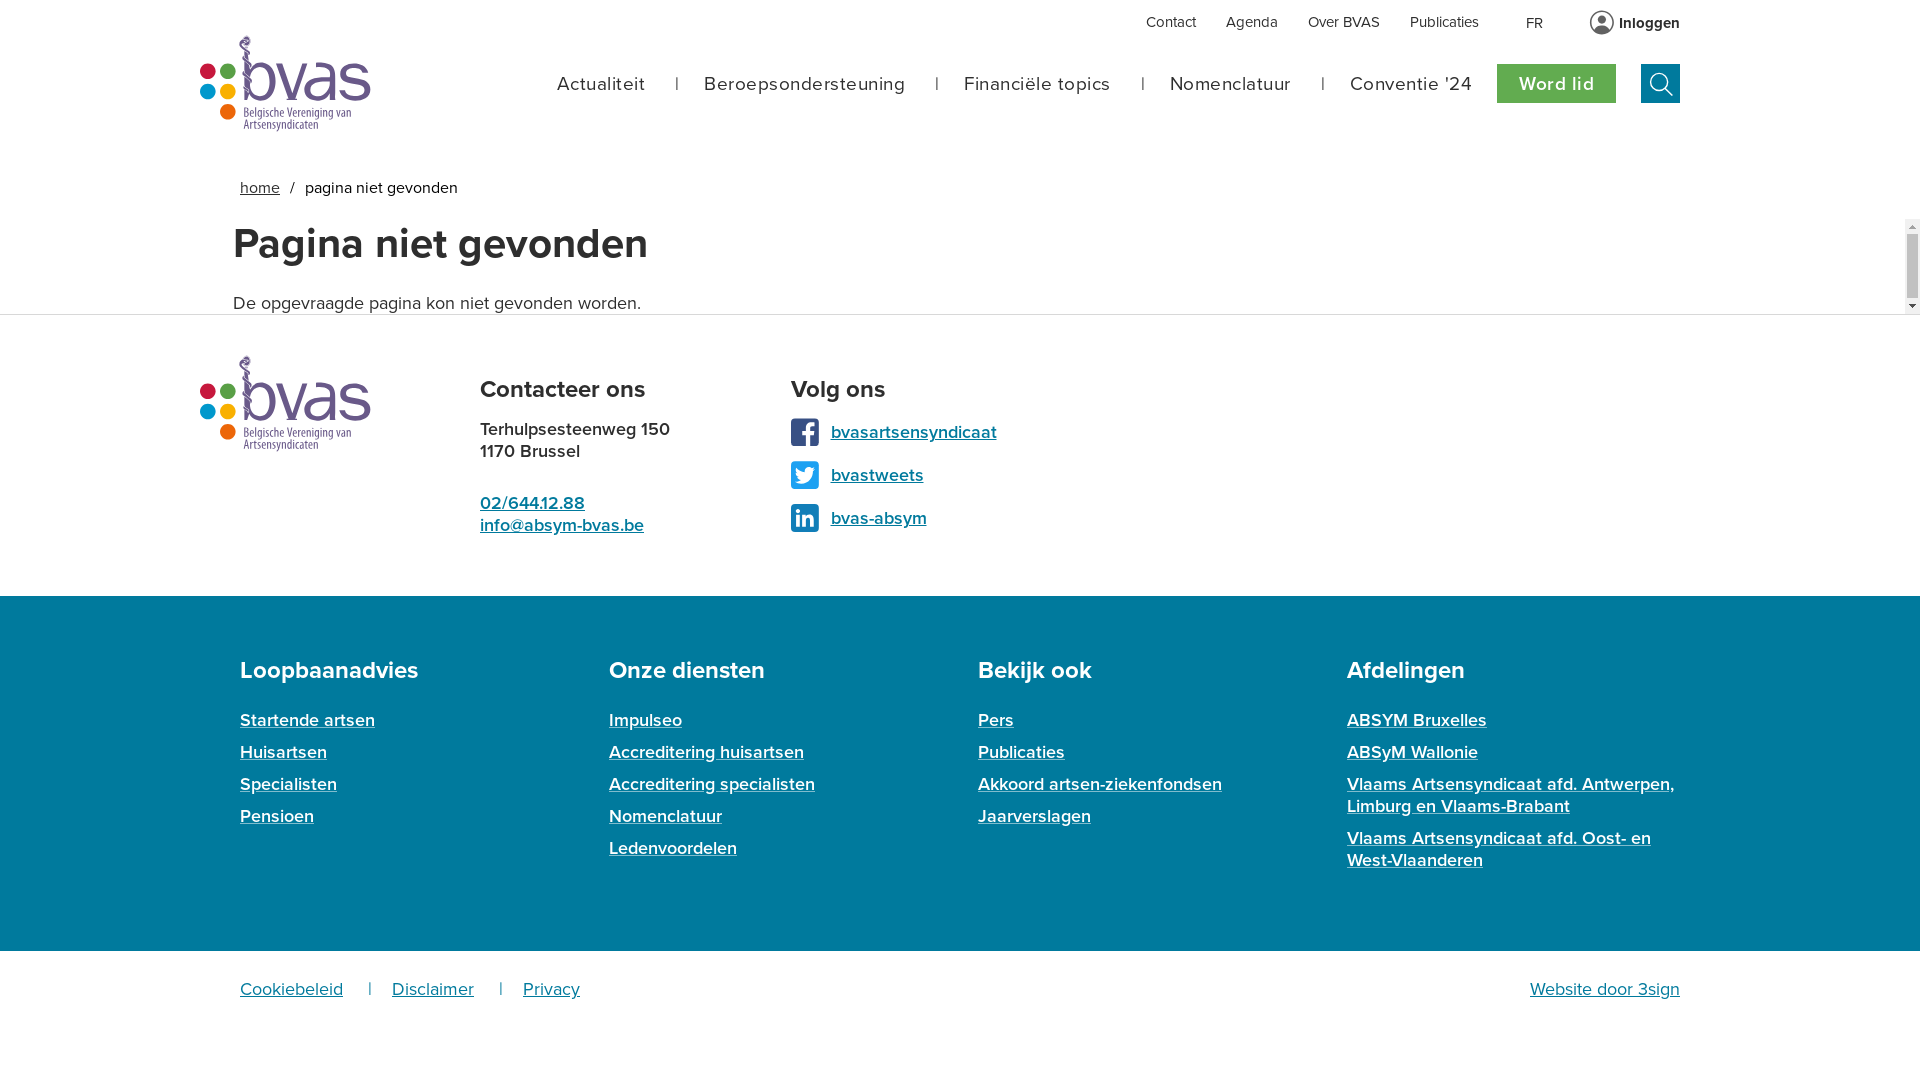  I want to click on 'bvas-absym', so click(878, 516).